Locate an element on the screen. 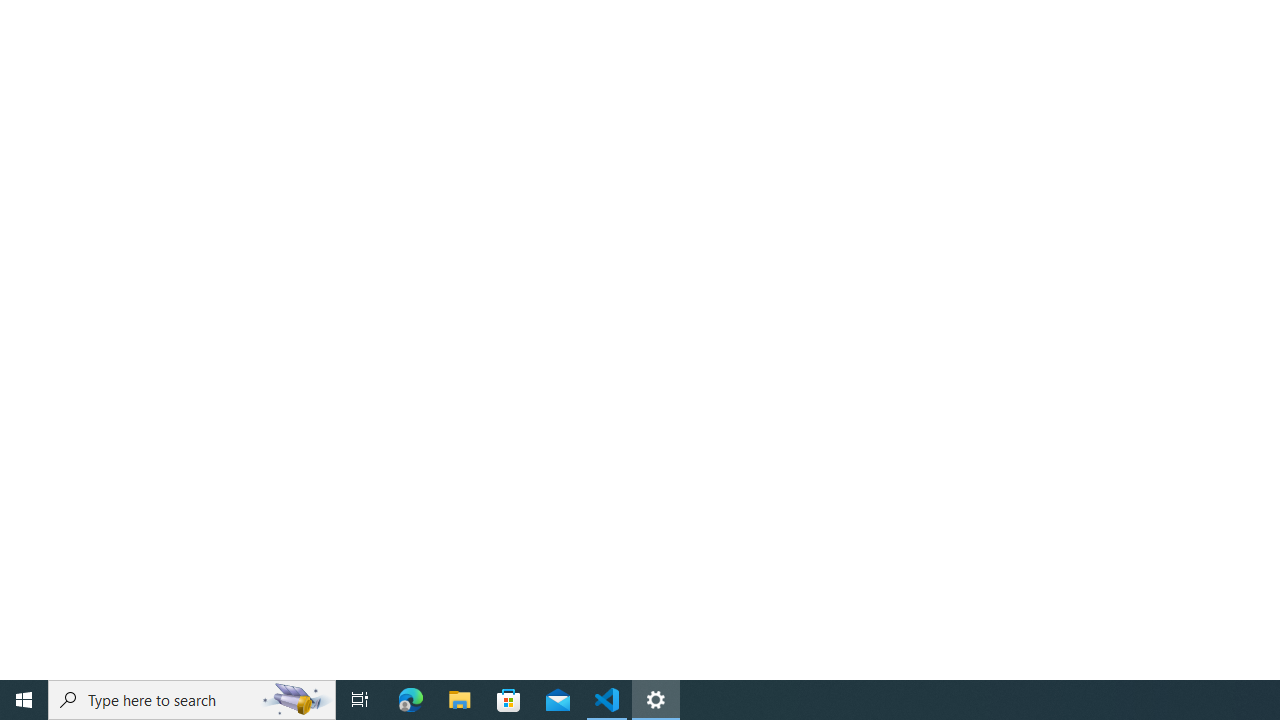 Image resolution: width=1280 pixels, height=720 pixels. 'Type here to search' is located at coordinates (192, 698).